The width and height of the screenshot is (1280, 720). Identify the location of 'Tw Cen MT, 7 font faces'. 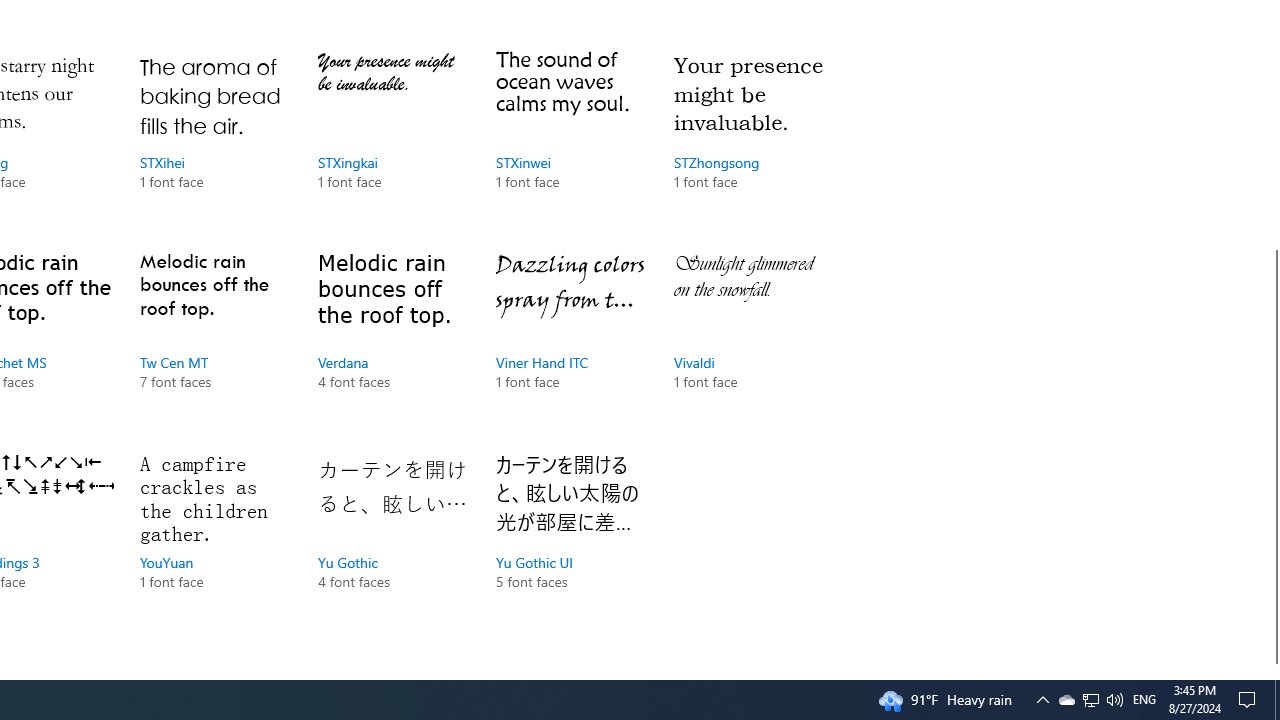
(215, 339).